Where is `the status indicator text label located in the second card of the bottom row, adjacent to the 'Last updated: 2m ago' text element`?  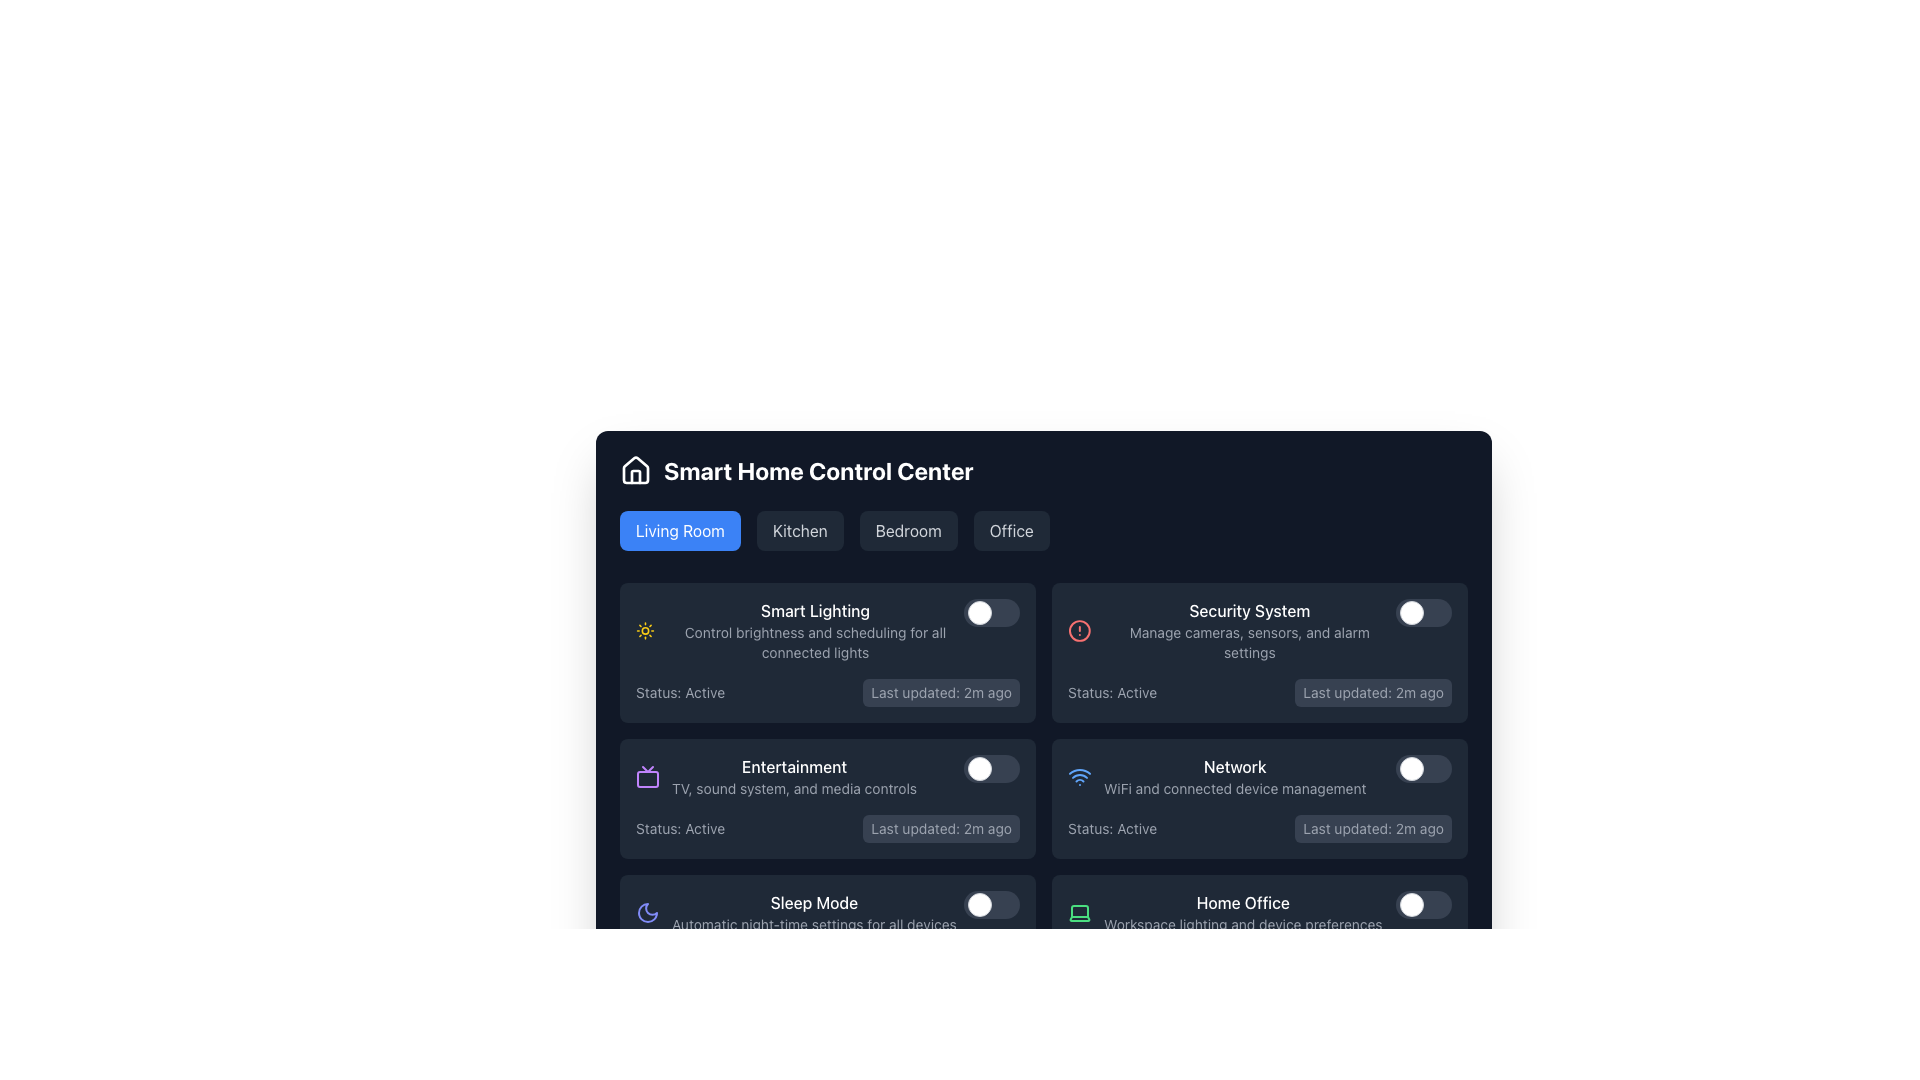 the status indicator text label located in the second card of the bottom row, adjacent to the 'Last updated: 2m ago' text element is located at coordinates (1111, 829).